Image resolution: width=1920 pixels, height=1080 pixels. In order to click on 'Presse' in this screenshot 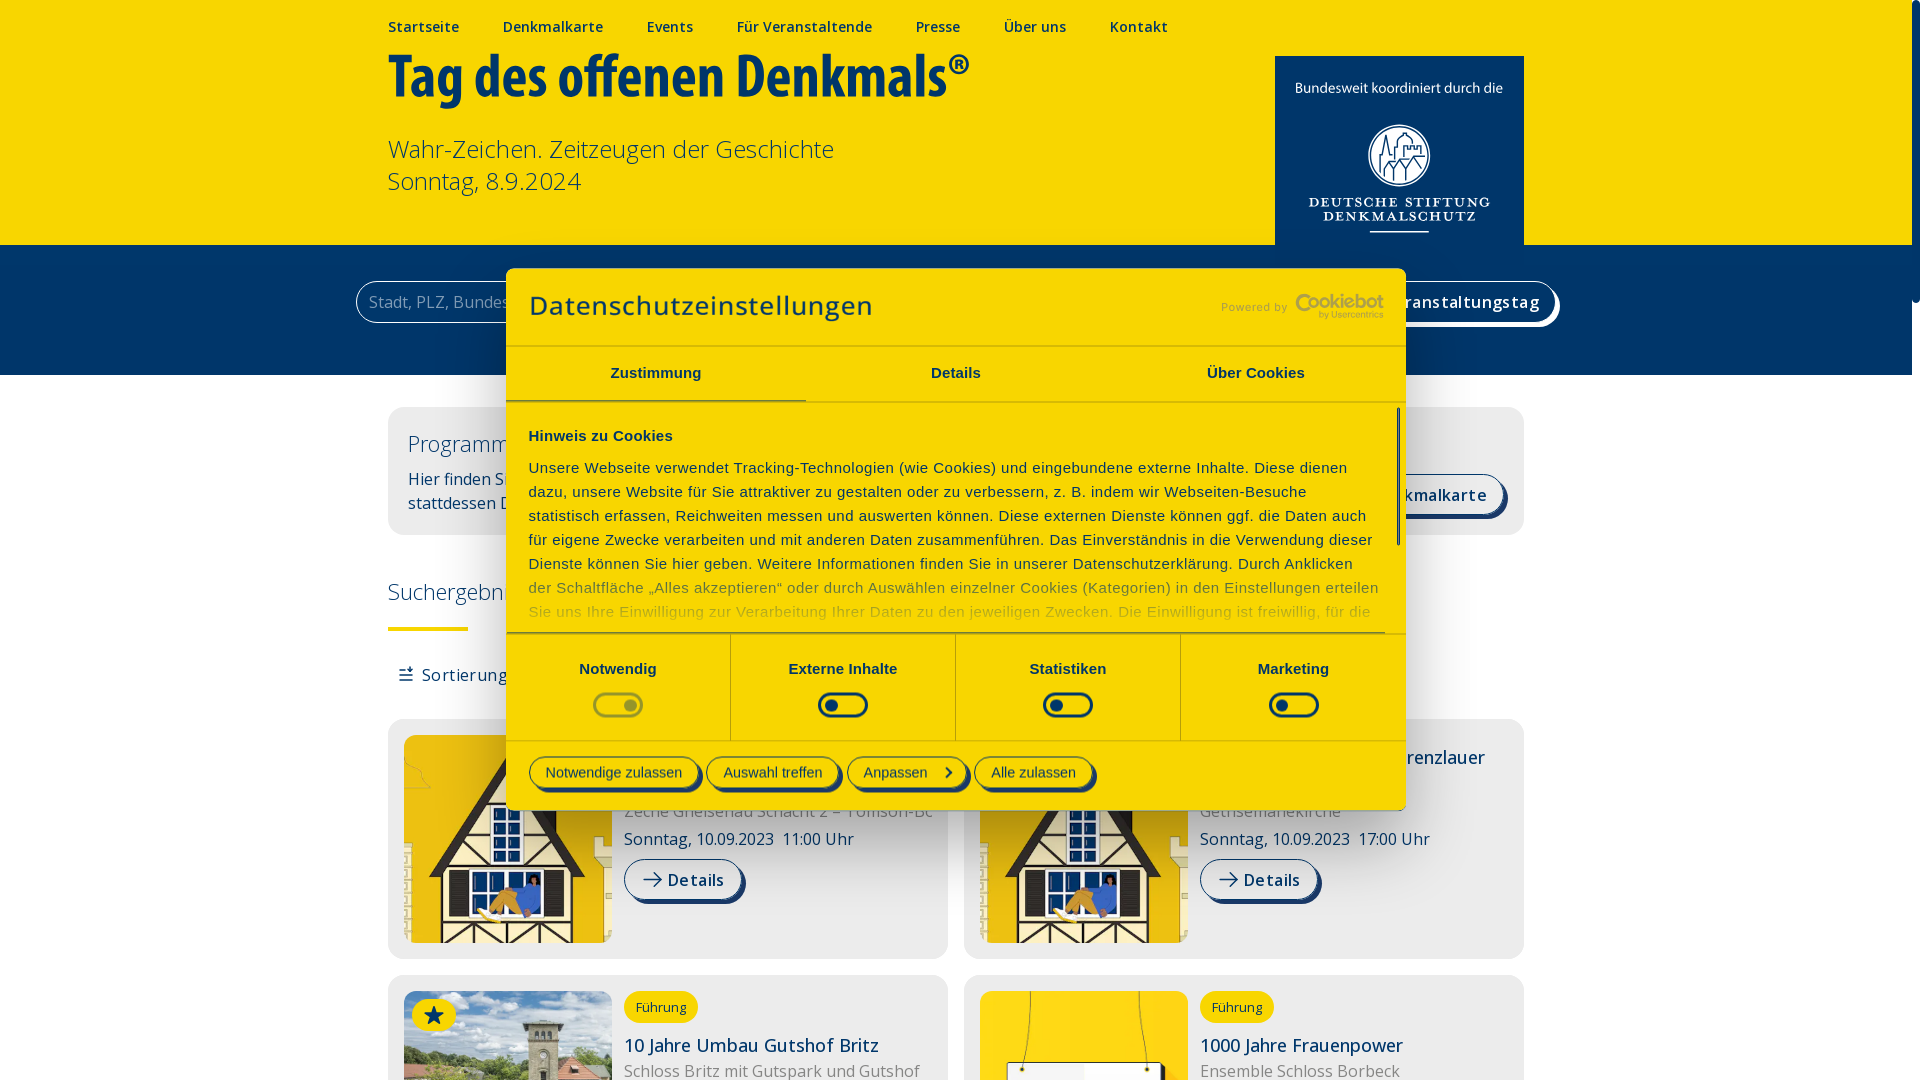, I will do `click(936, 26)`.